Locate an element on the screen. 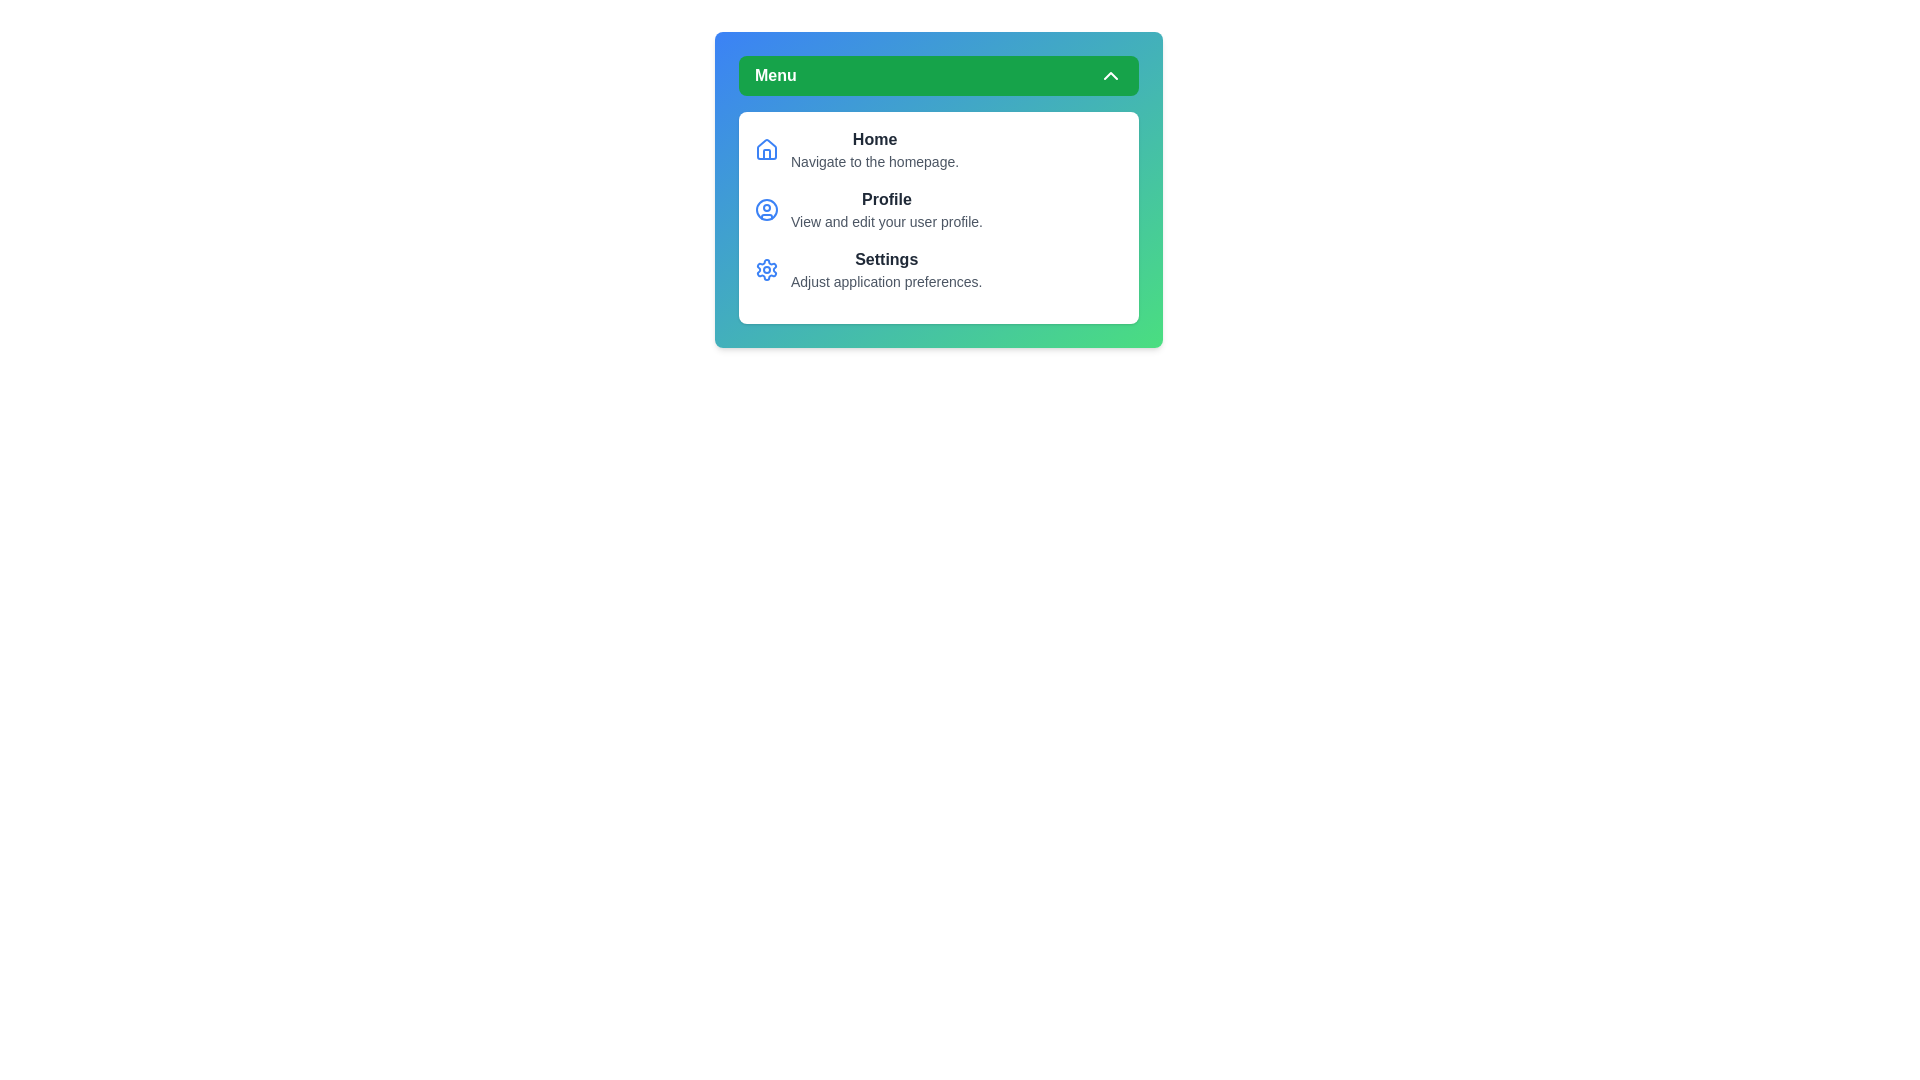 This screenshot has width=1920, height=1080. the icon associated with the Profile menu item is located at coordinates (766, 209).